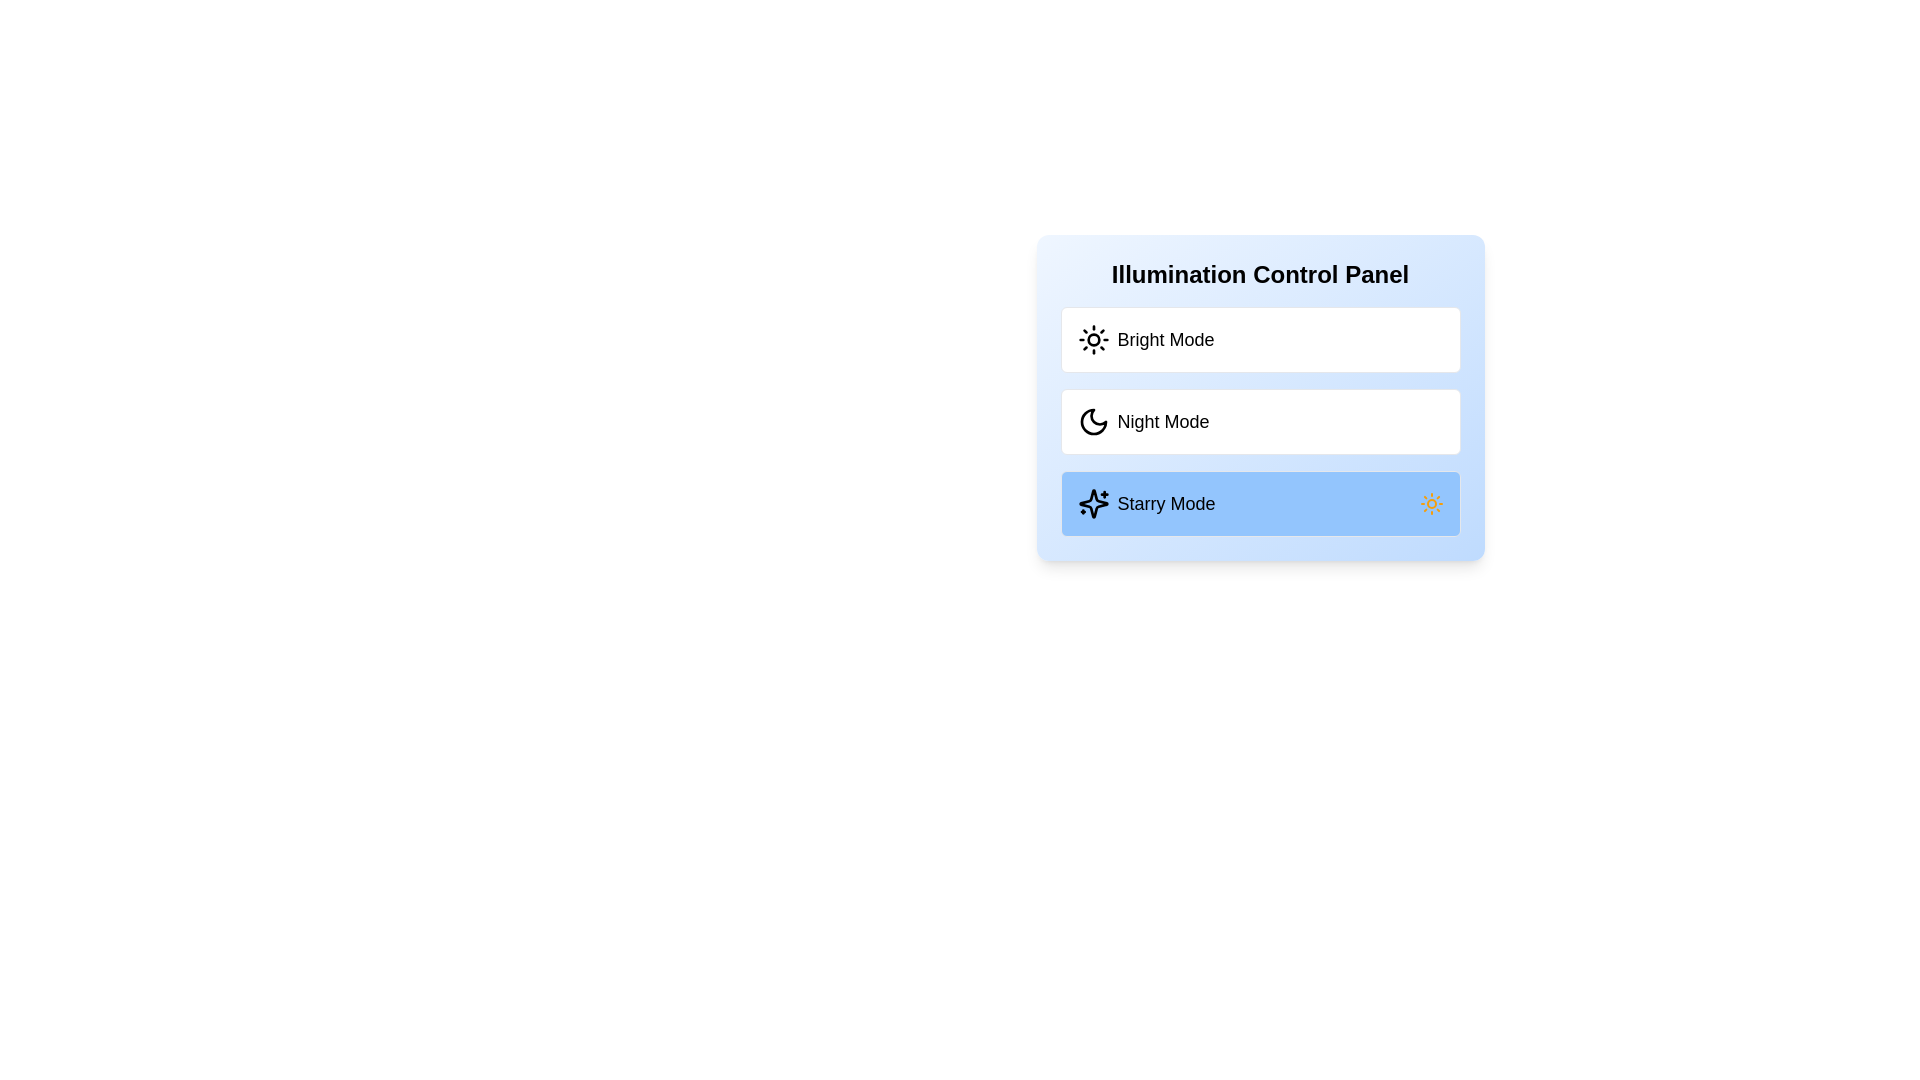 The height and width of the screenshot is (1080, 1920). Describe the element at coordinates (1430, 503) in the screenshot. I see `the active mode indicator to interact with it` at that location.